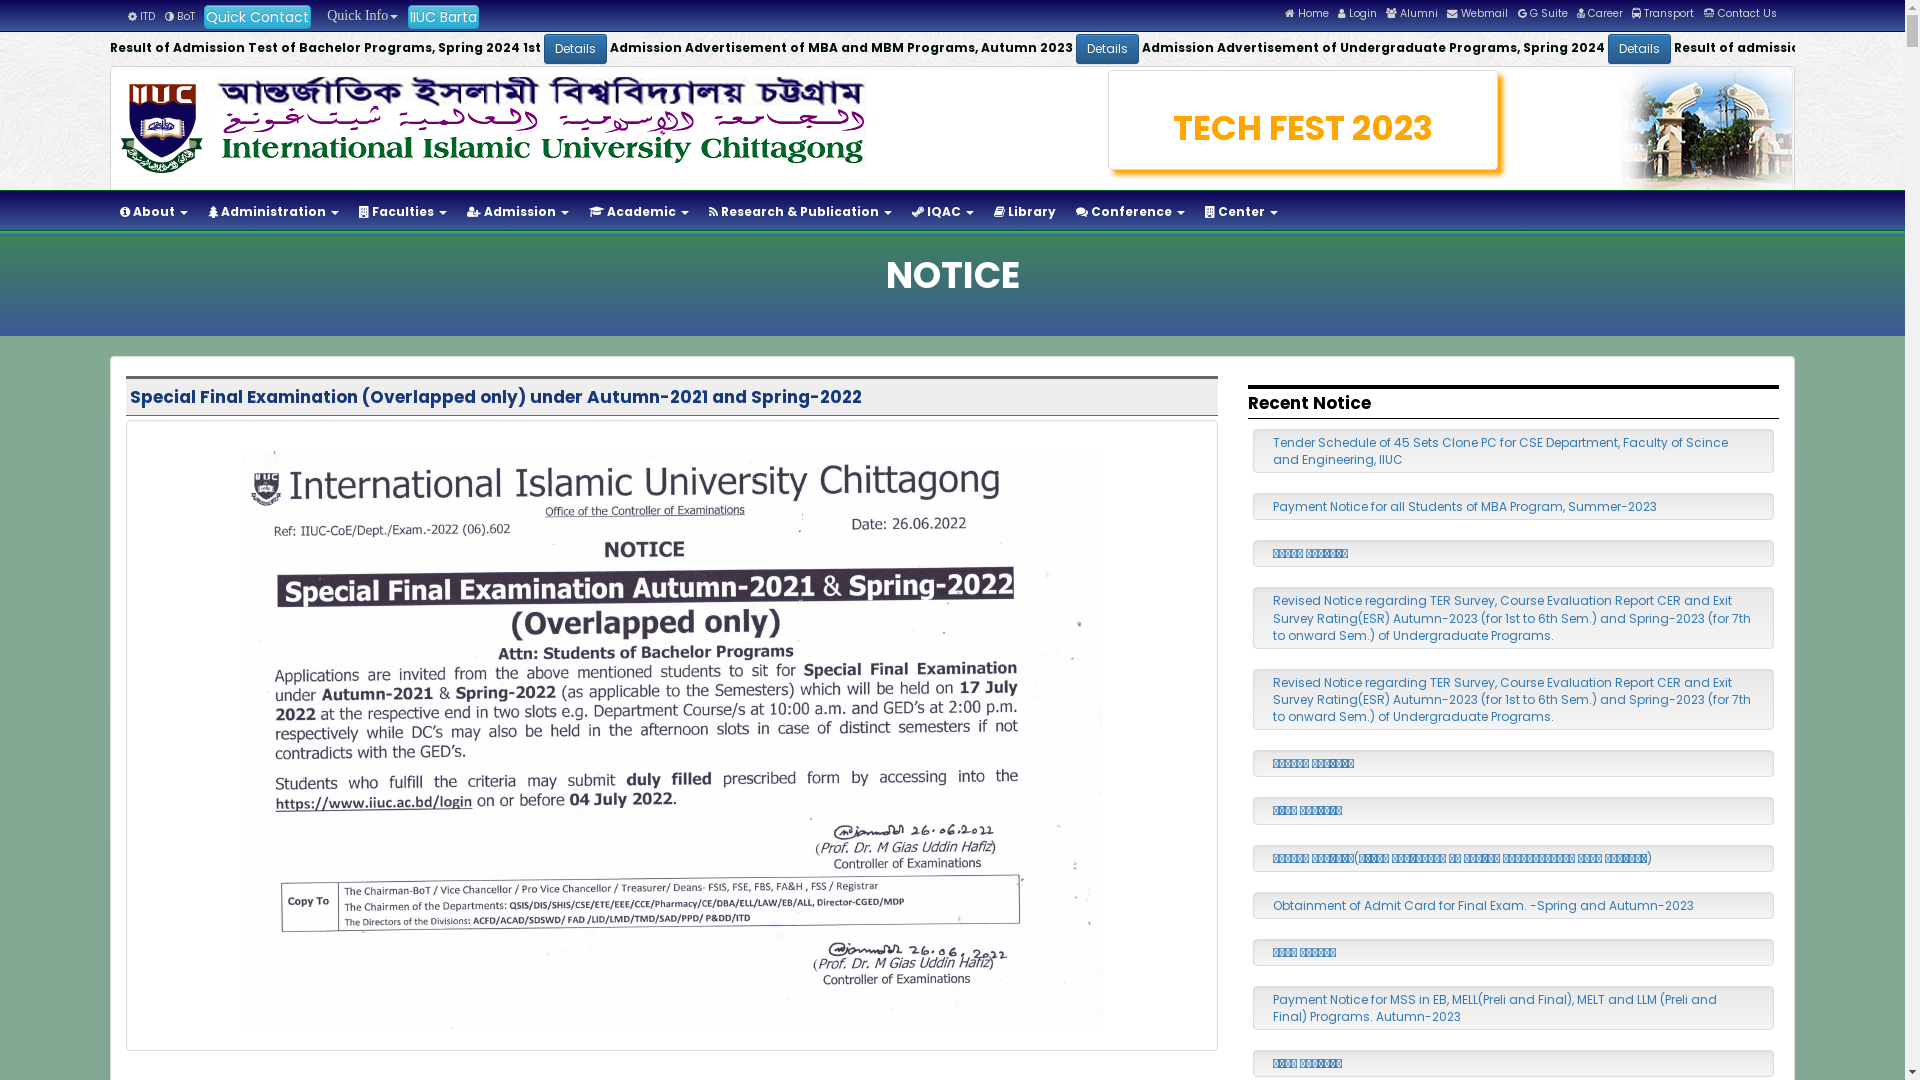 This screenshot has width=1920, height=1080. Describe the element at coordinates (140, 16) in the screenshot. I see `'ITD'` at that location.